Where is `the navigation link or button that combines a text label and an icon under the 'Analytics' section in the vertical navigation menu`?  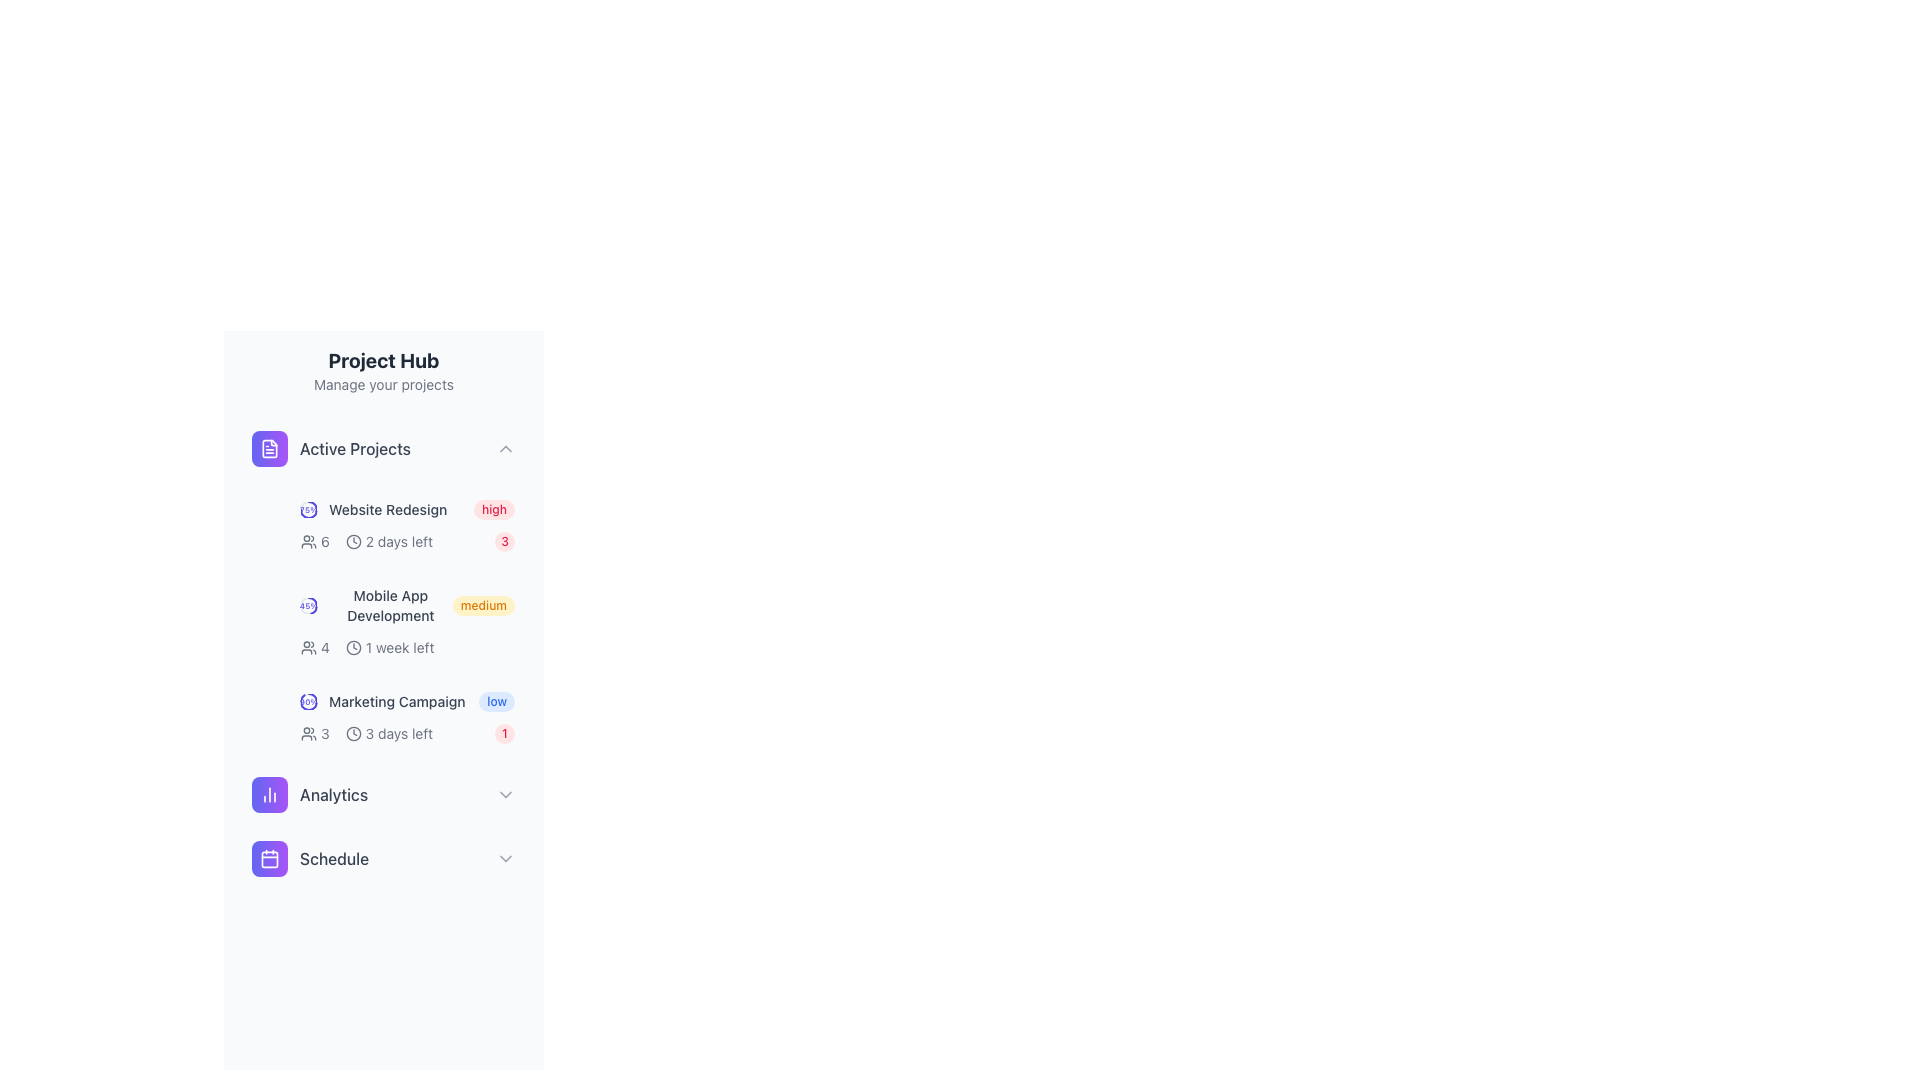 the navigation link or button that combines a text label and an icon under the 'Analytics' section in the vertical navigation menu is located at coordinates (309, 858).